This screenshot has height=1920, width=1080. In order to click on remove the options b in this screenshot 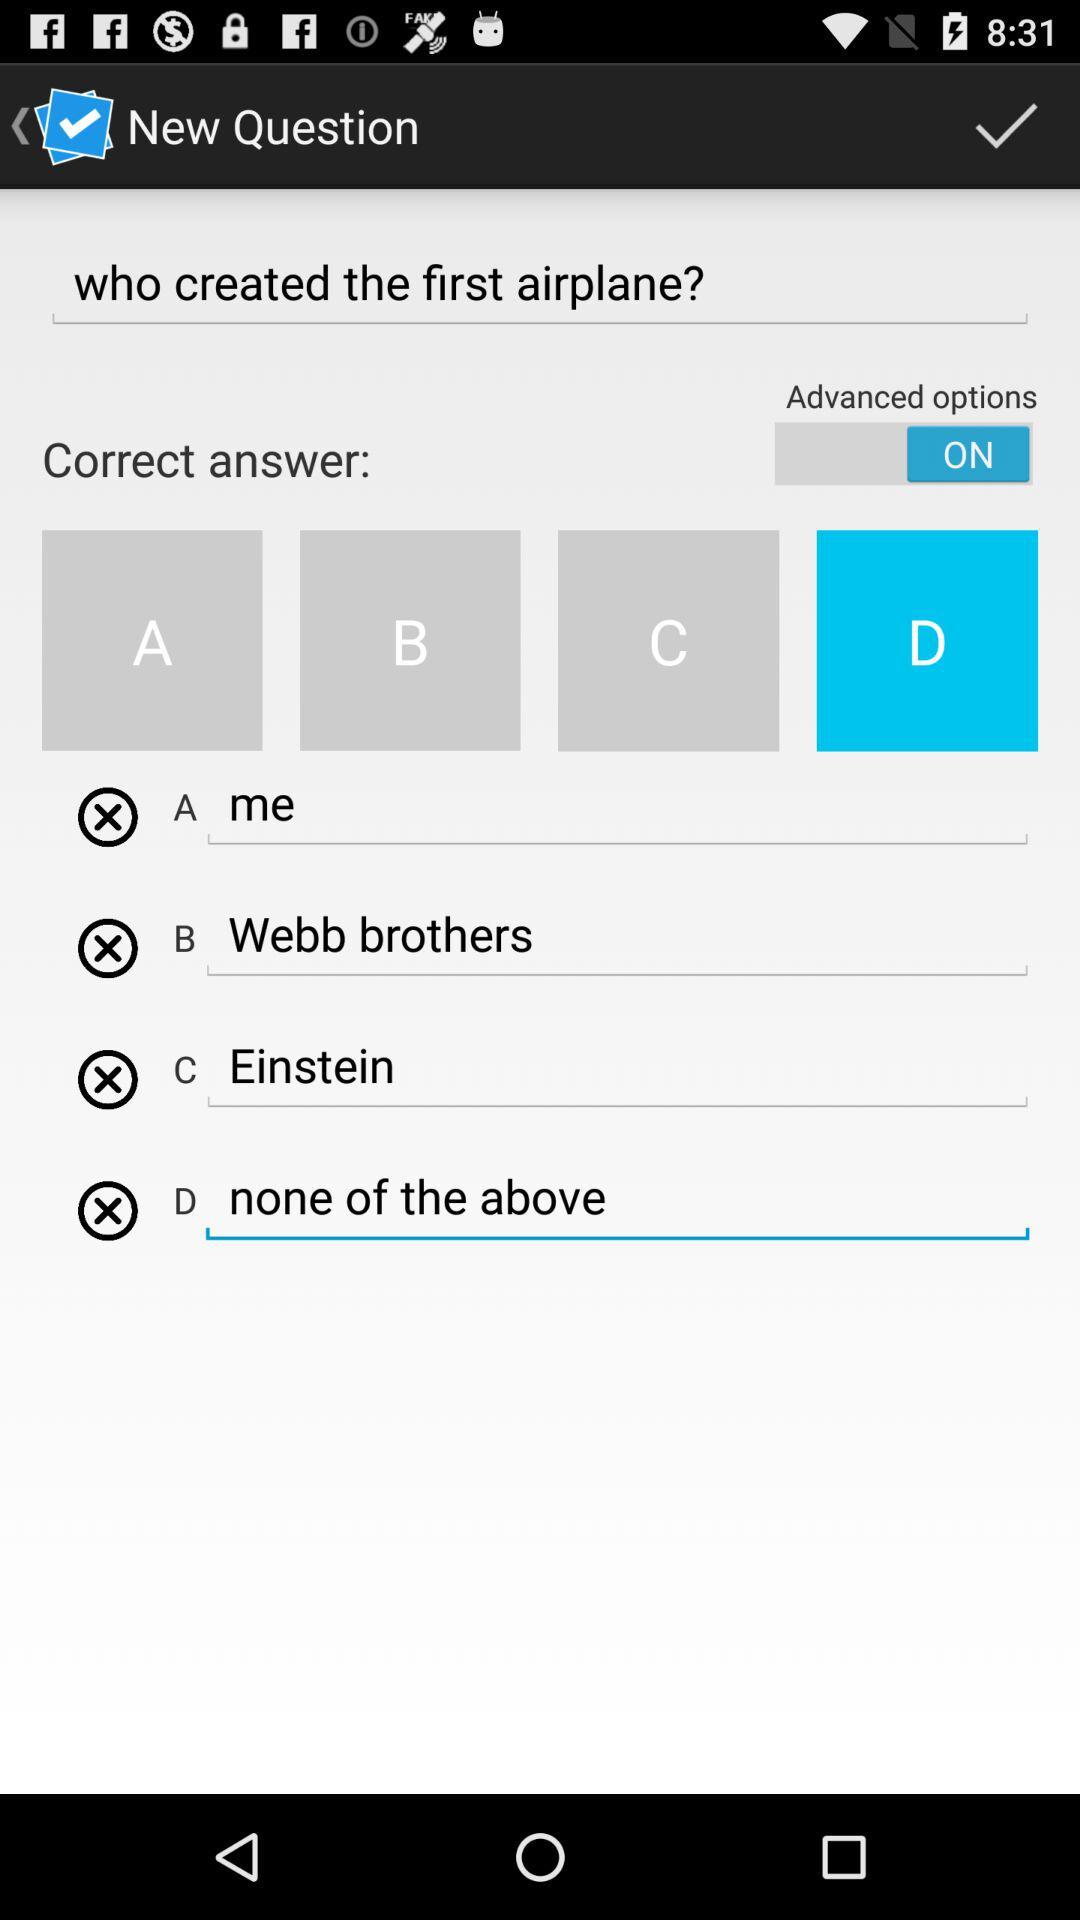, I will do `click(107, 947)`.